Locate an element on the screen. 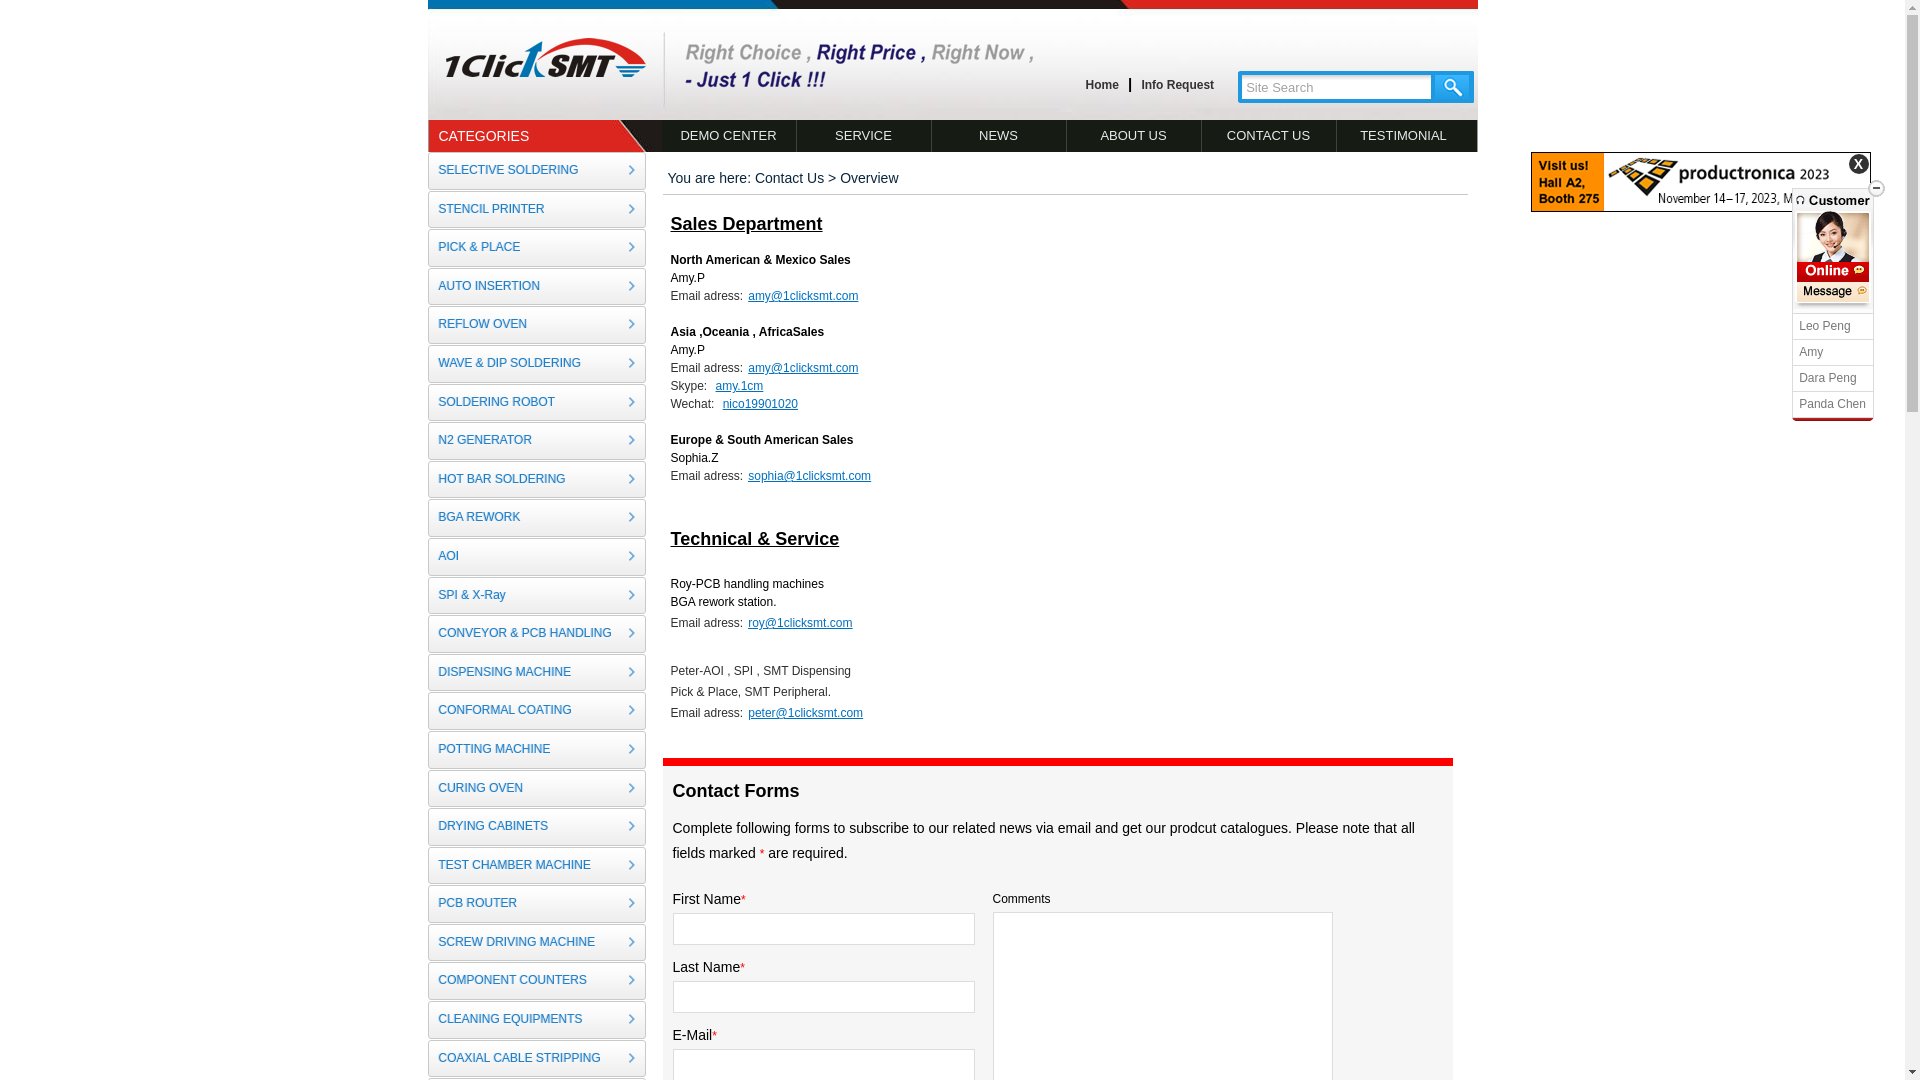 Image resolution: width=1920 pixels, height=1080 pixels. 'STENCIL PRINTER' is located at coordinates (537, 209).